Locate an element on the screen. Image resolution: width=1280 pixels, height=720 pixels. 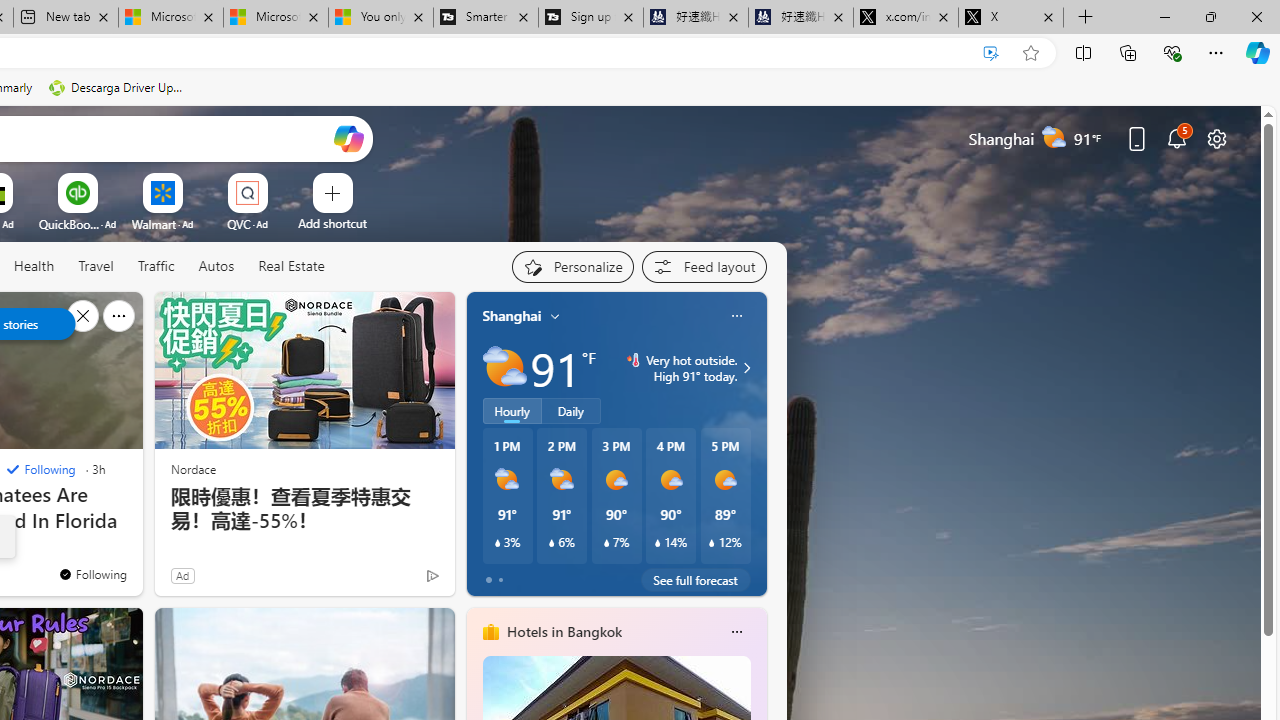
'hotels-header-icon' is located at coordinates (490, 632).